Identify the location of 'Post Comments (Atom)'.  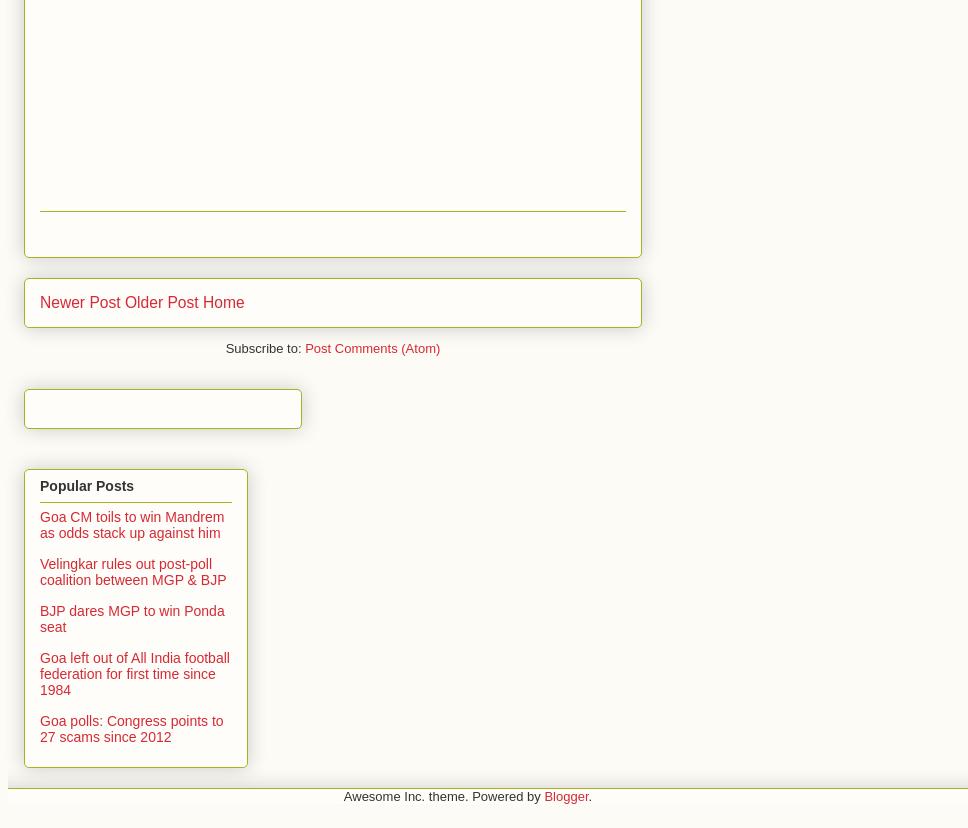
(371, 347).